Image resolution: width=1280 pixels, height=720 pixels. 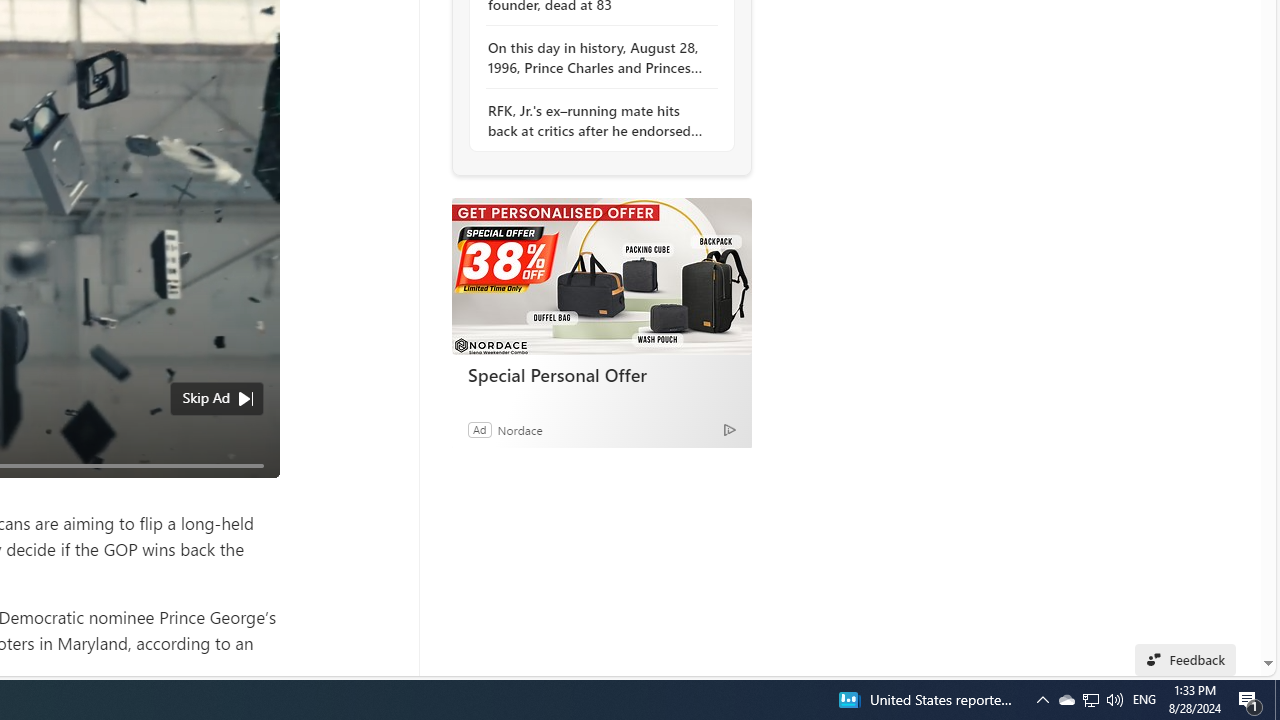 What do you see at coordinates (252, 489) in the screenshot?
I see `'Unmute'` at bounding box center [252, 489].